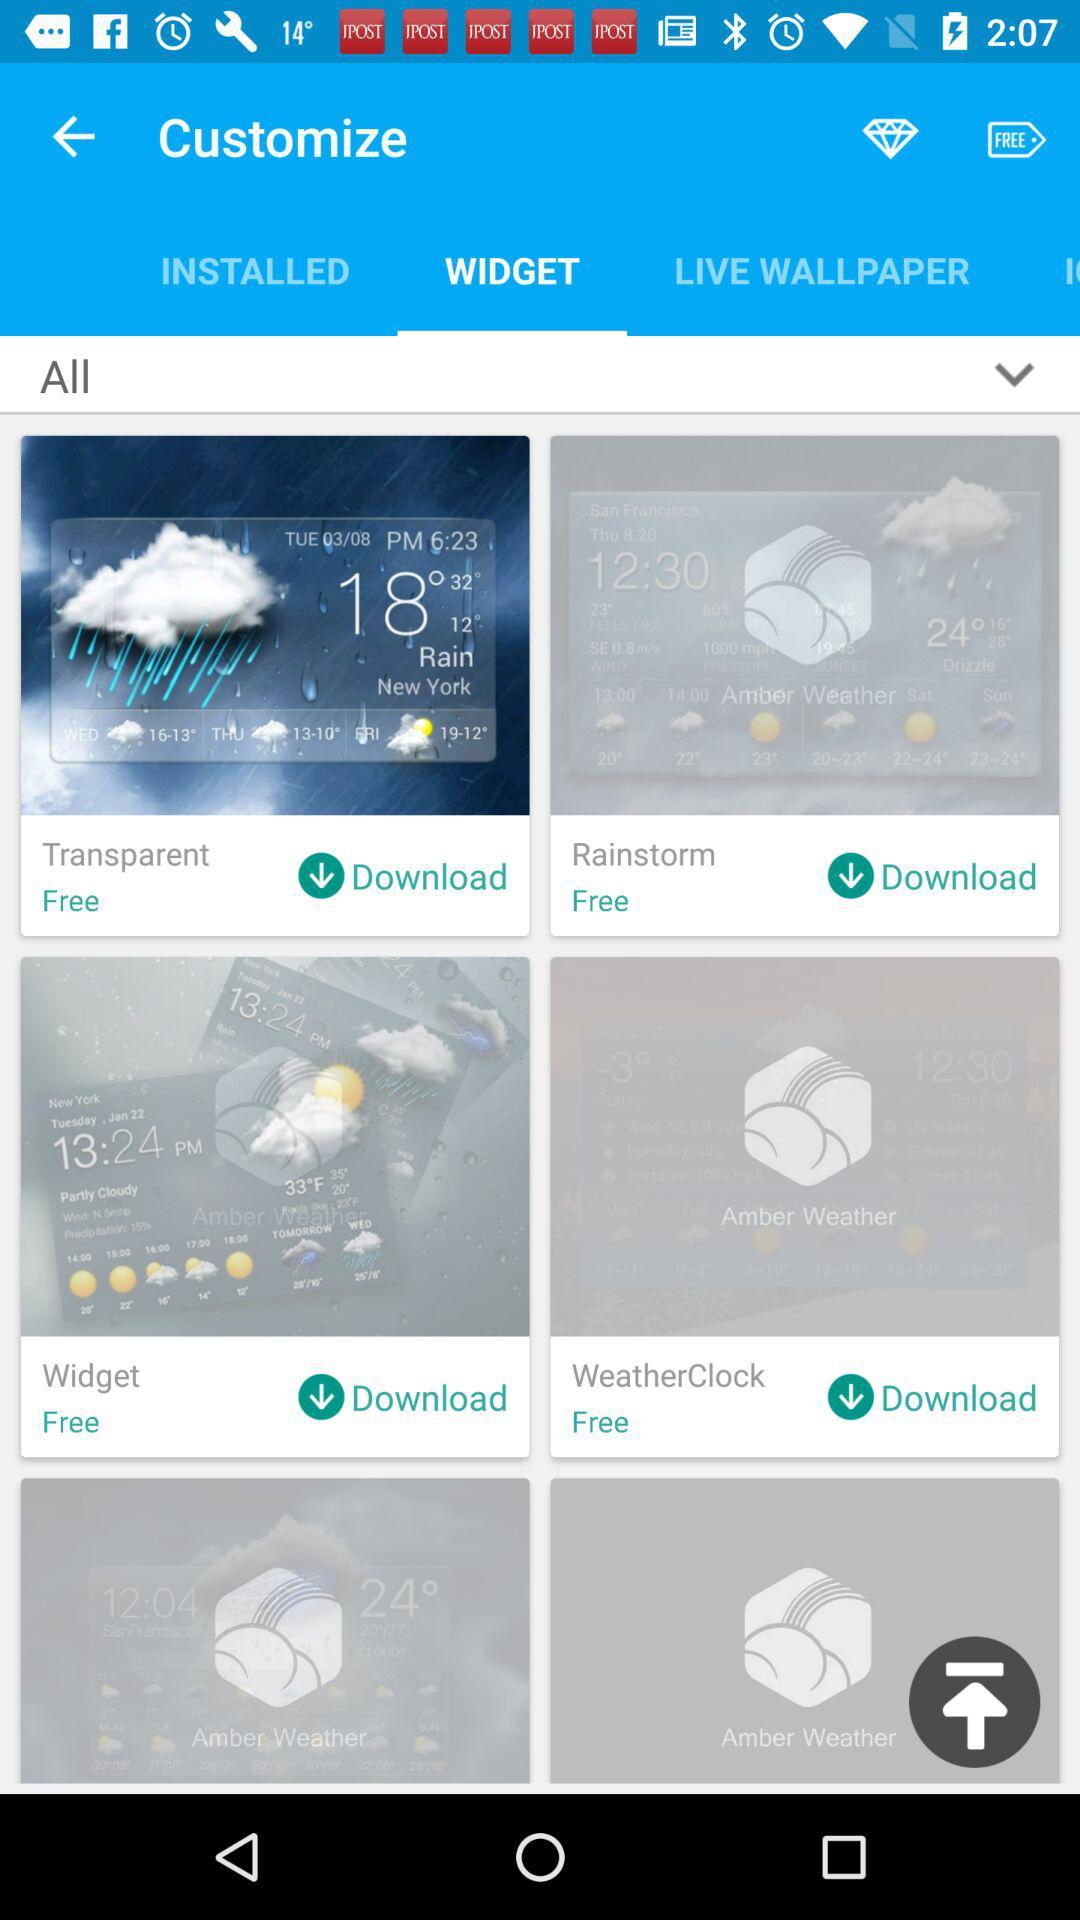  Describe the element at coordinates (72, 135) in the screenshot. I see `the item next to the customize item` at that location.